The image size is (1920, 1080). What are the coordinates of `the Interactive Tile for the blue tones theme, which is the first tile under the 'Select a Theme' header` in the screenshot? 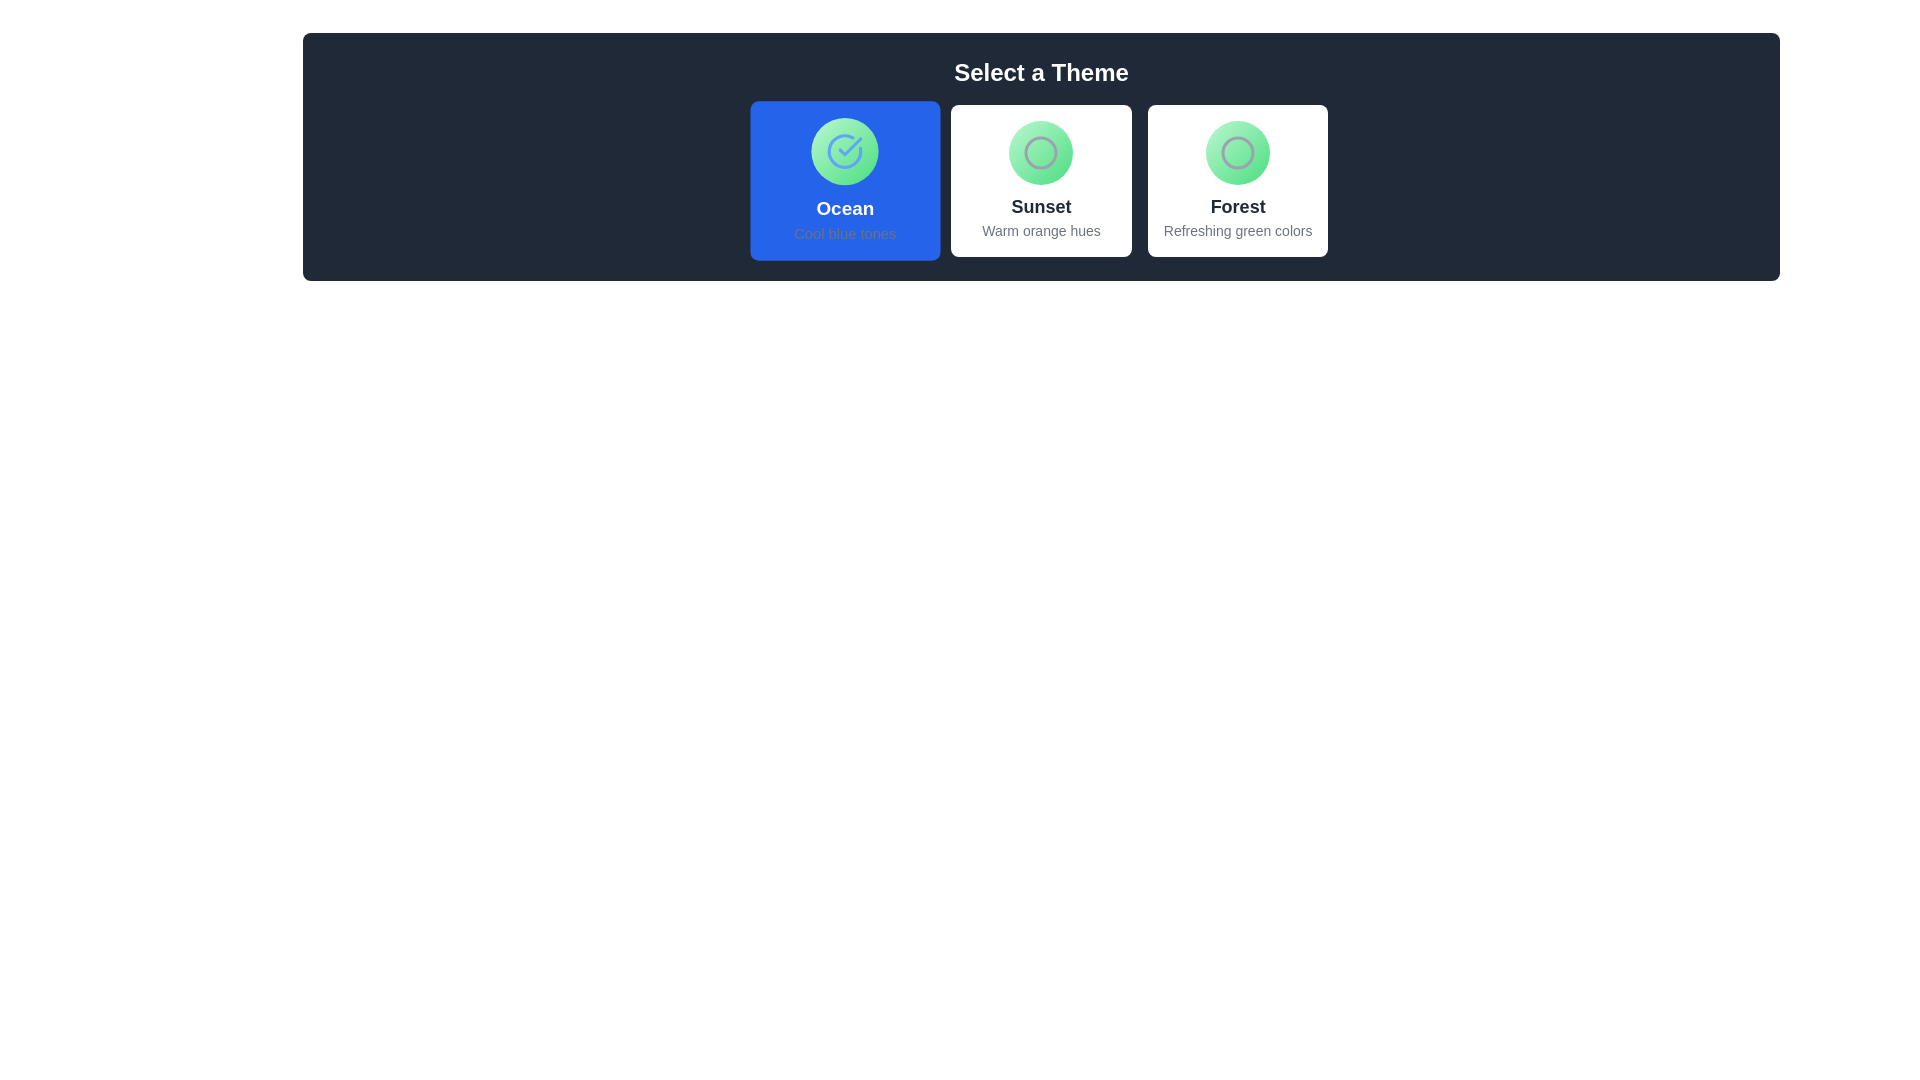 It's located at (844, 181).